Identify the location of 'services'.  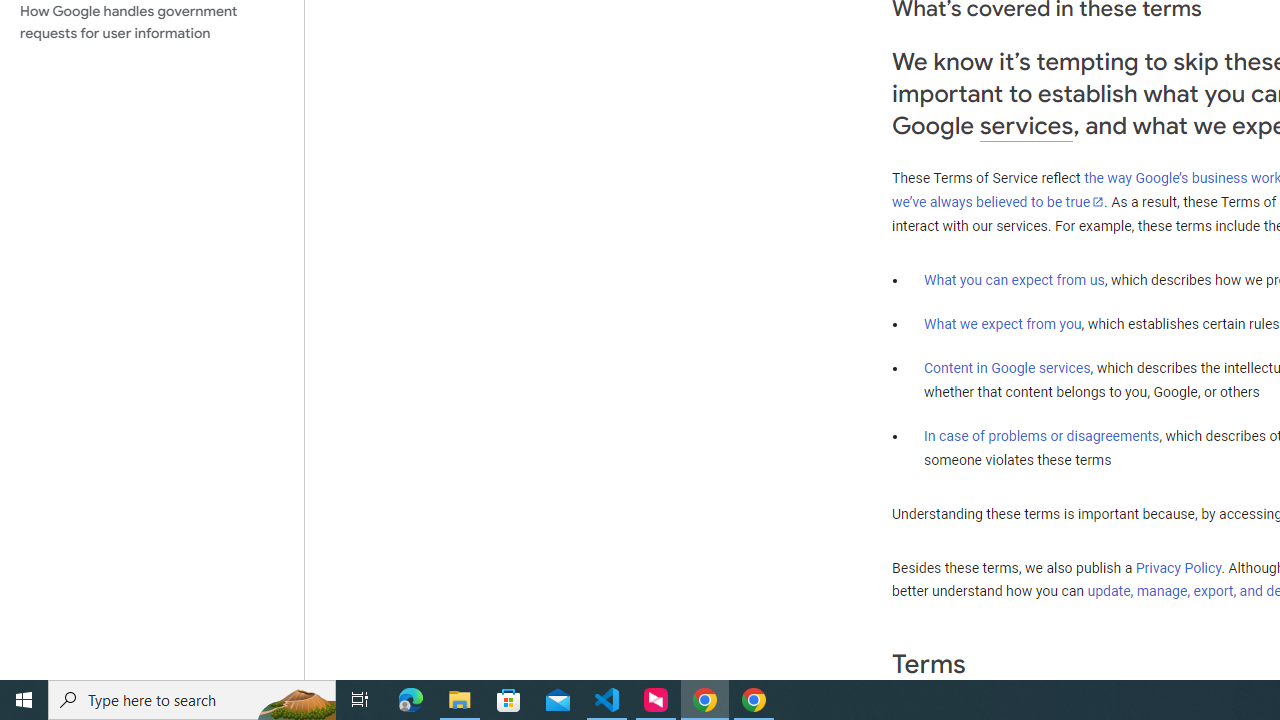
(1026, 125).